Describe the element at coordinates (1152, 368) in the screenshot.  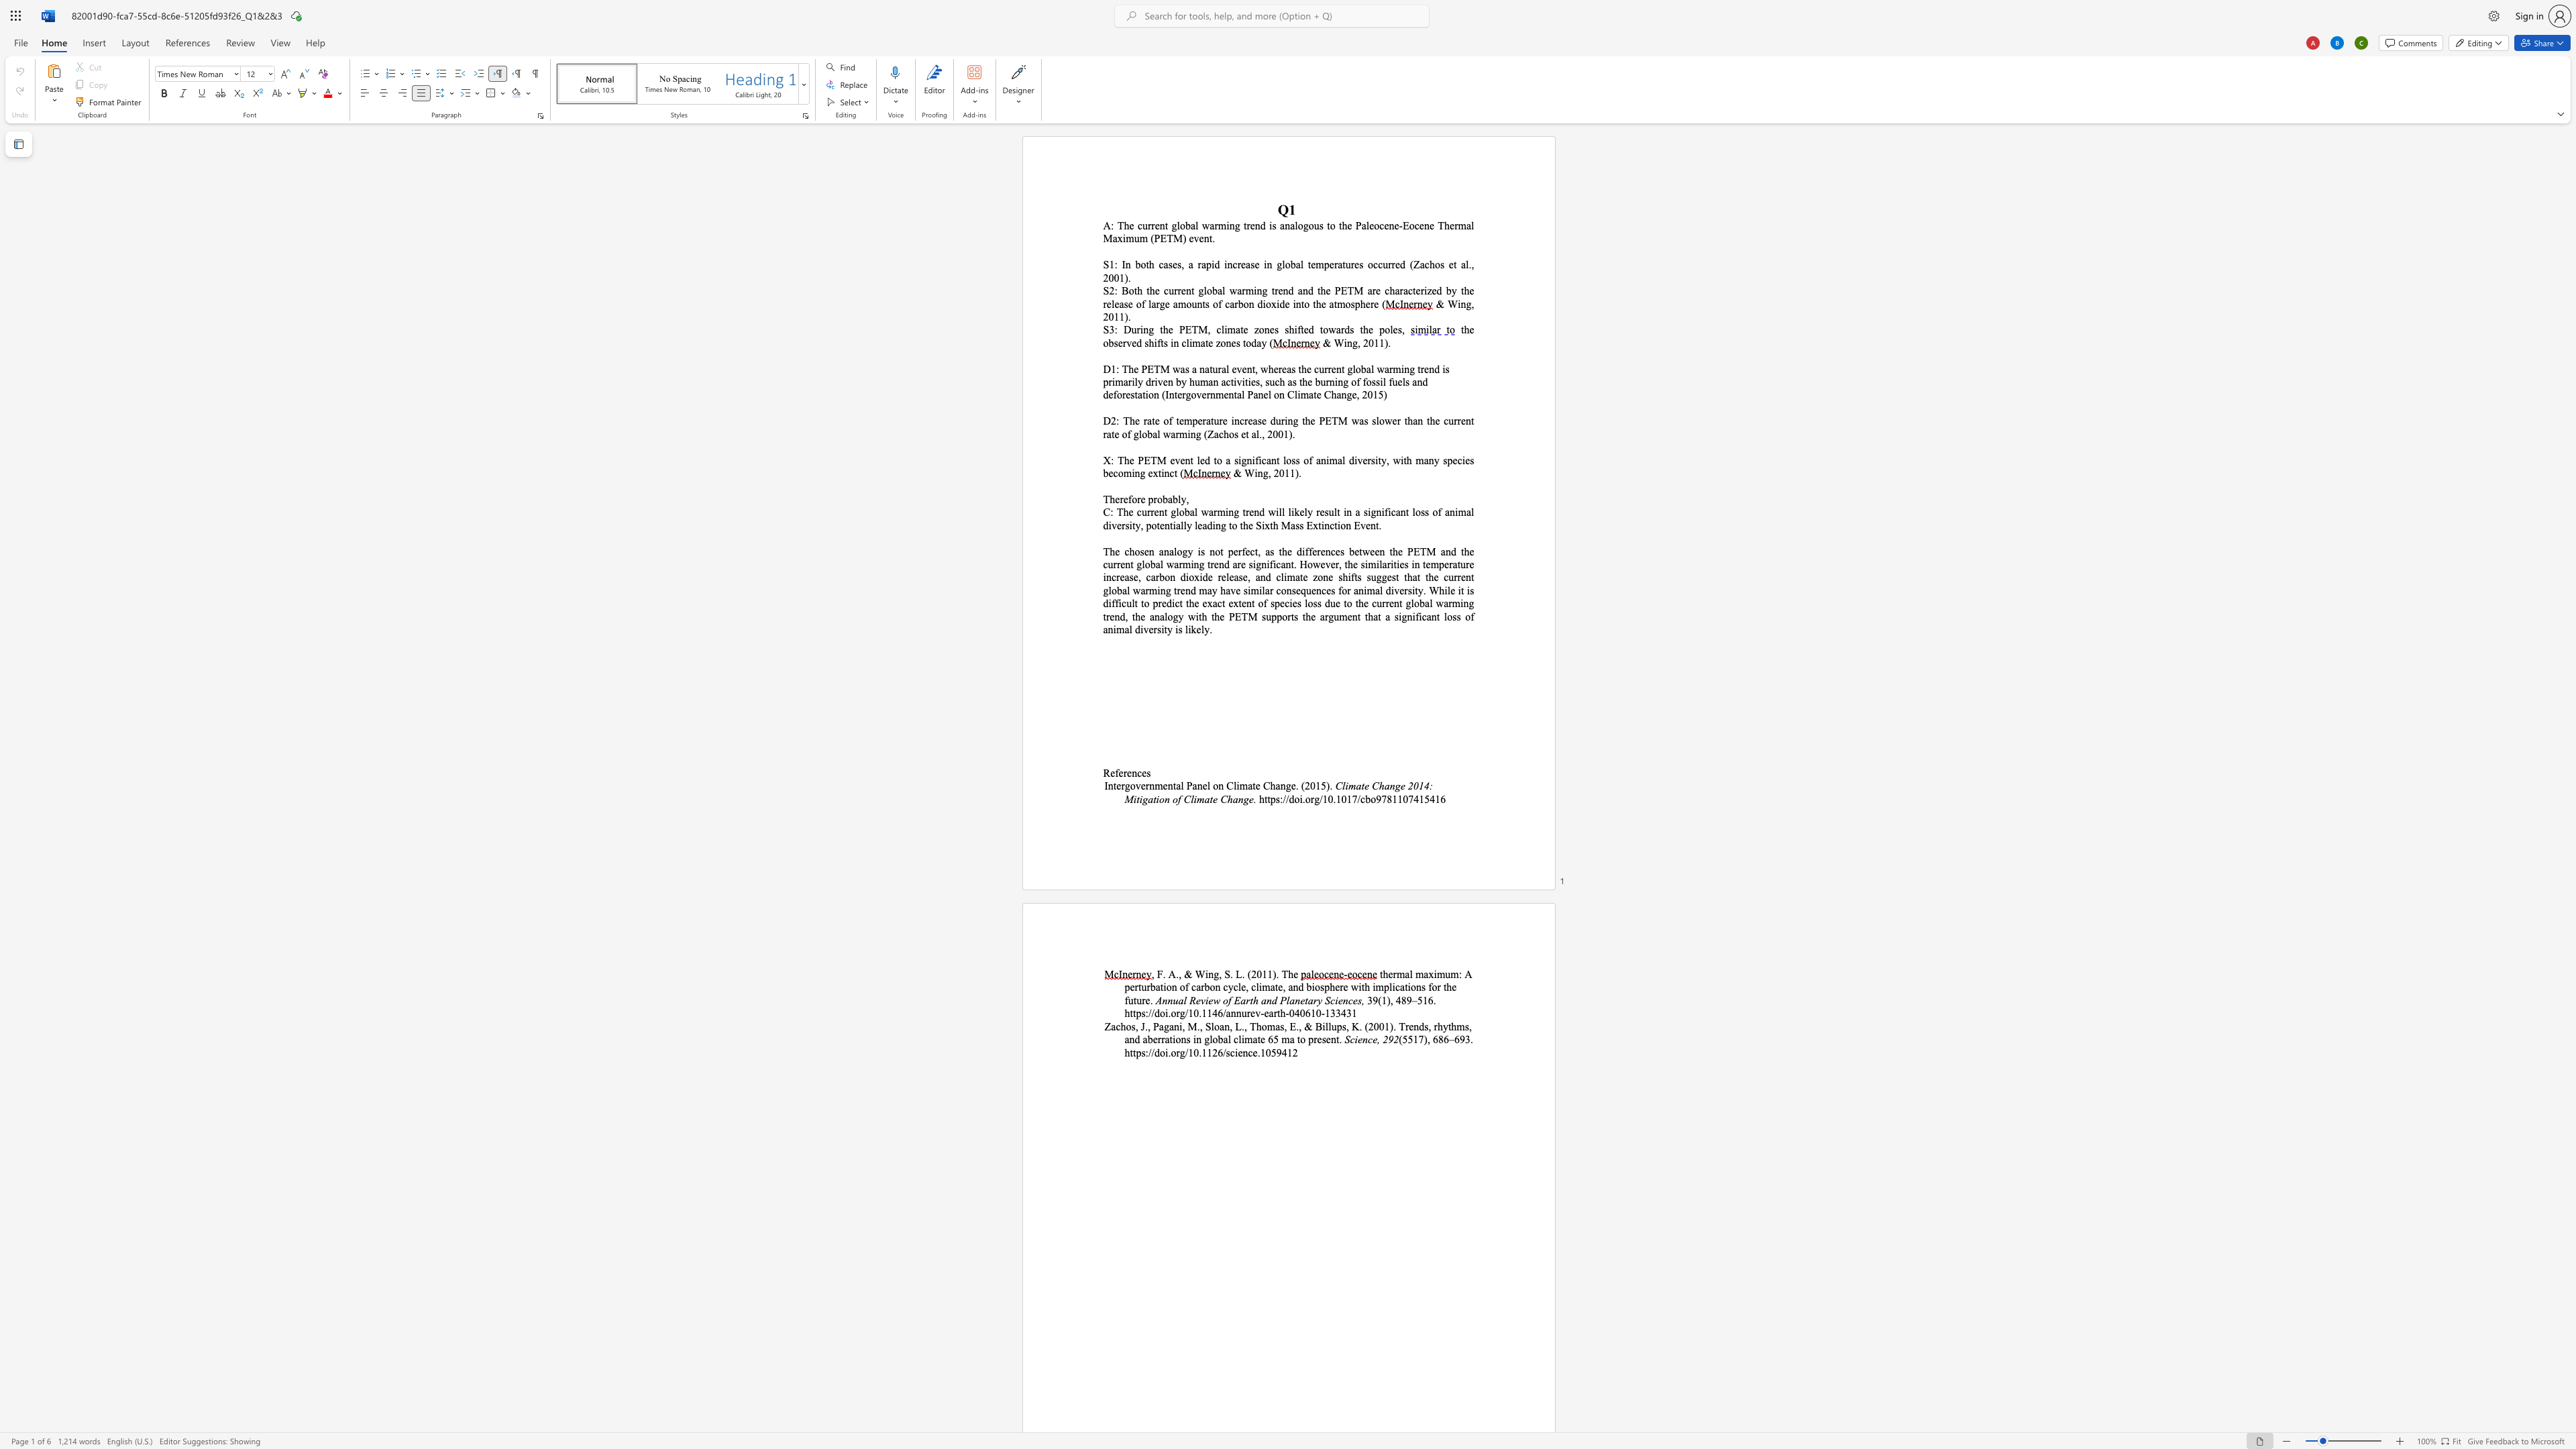
I see `the space between the continuous character "E" and "T" in the text` at that location.